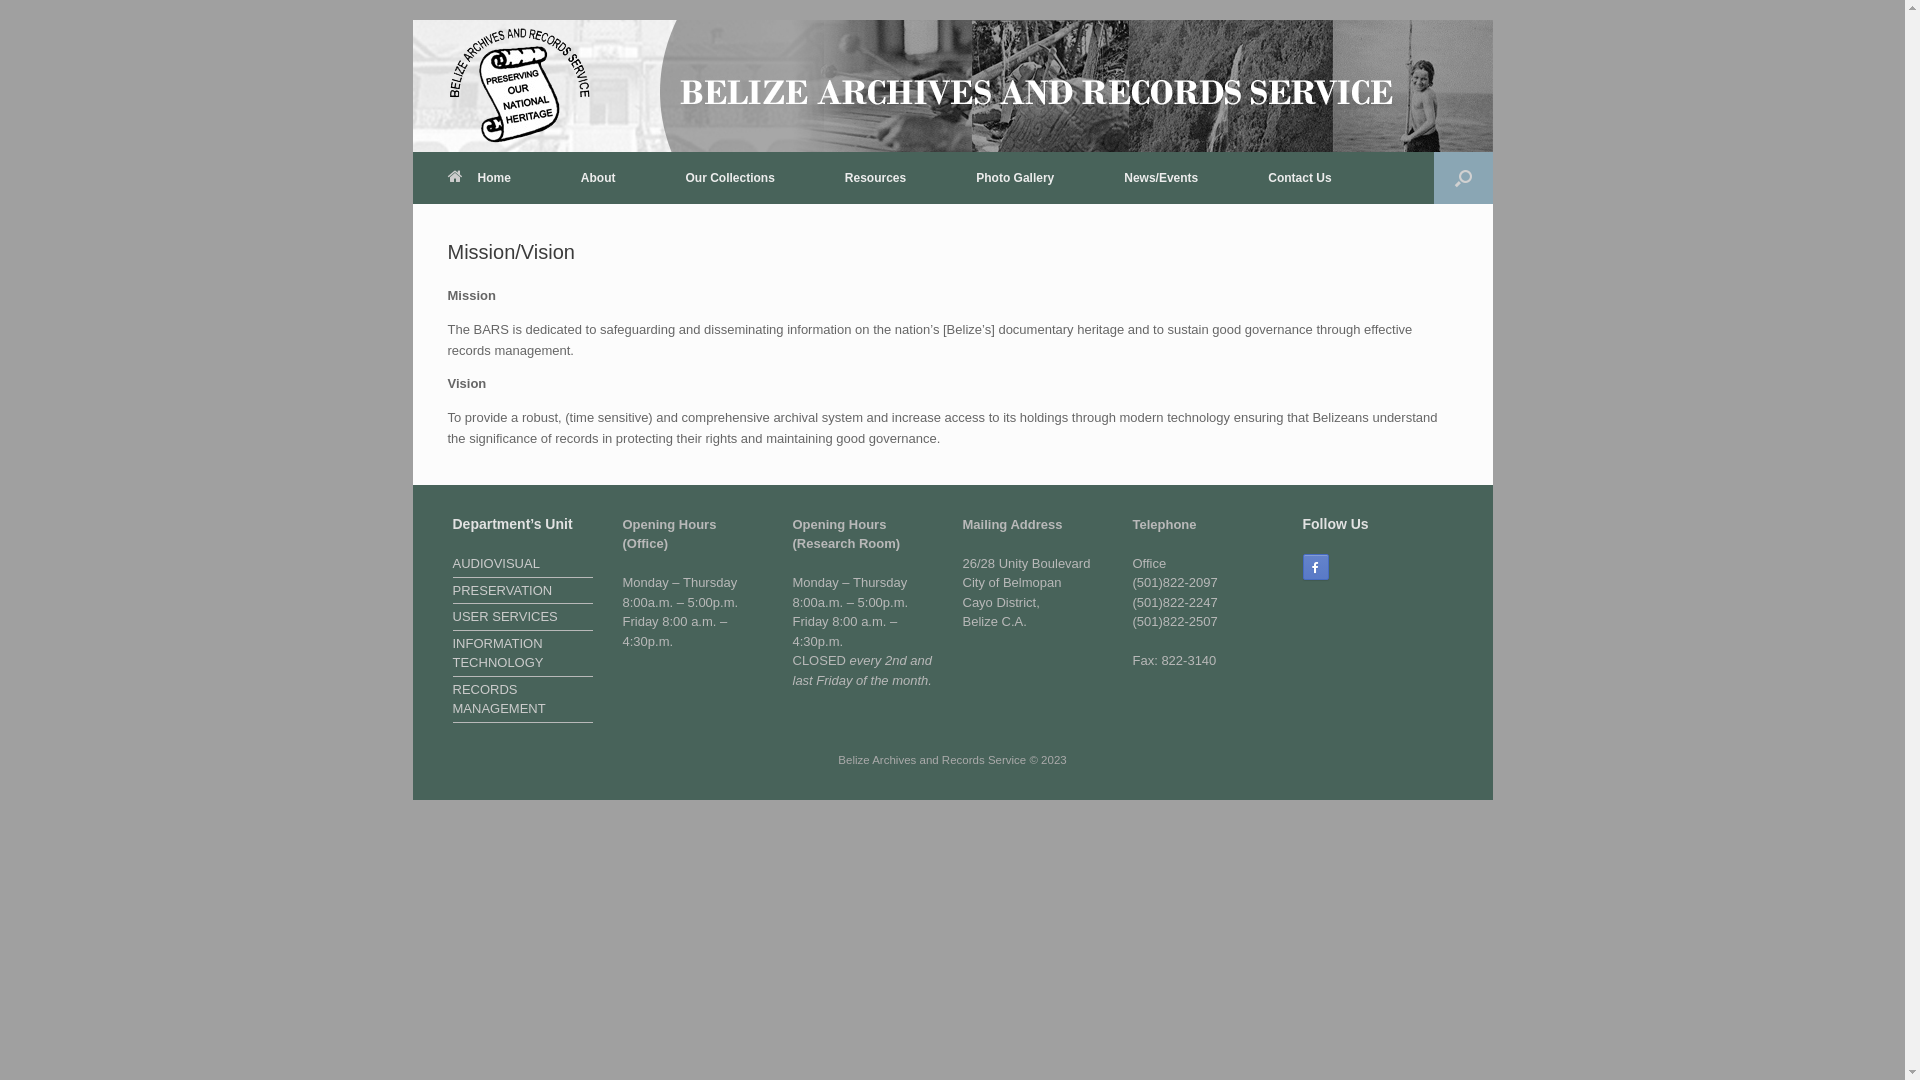 This screenshot has width=1920, height=1080. Describe the element at coordinates (411, 176) in the screenshot. I see `'Home'` at that location.